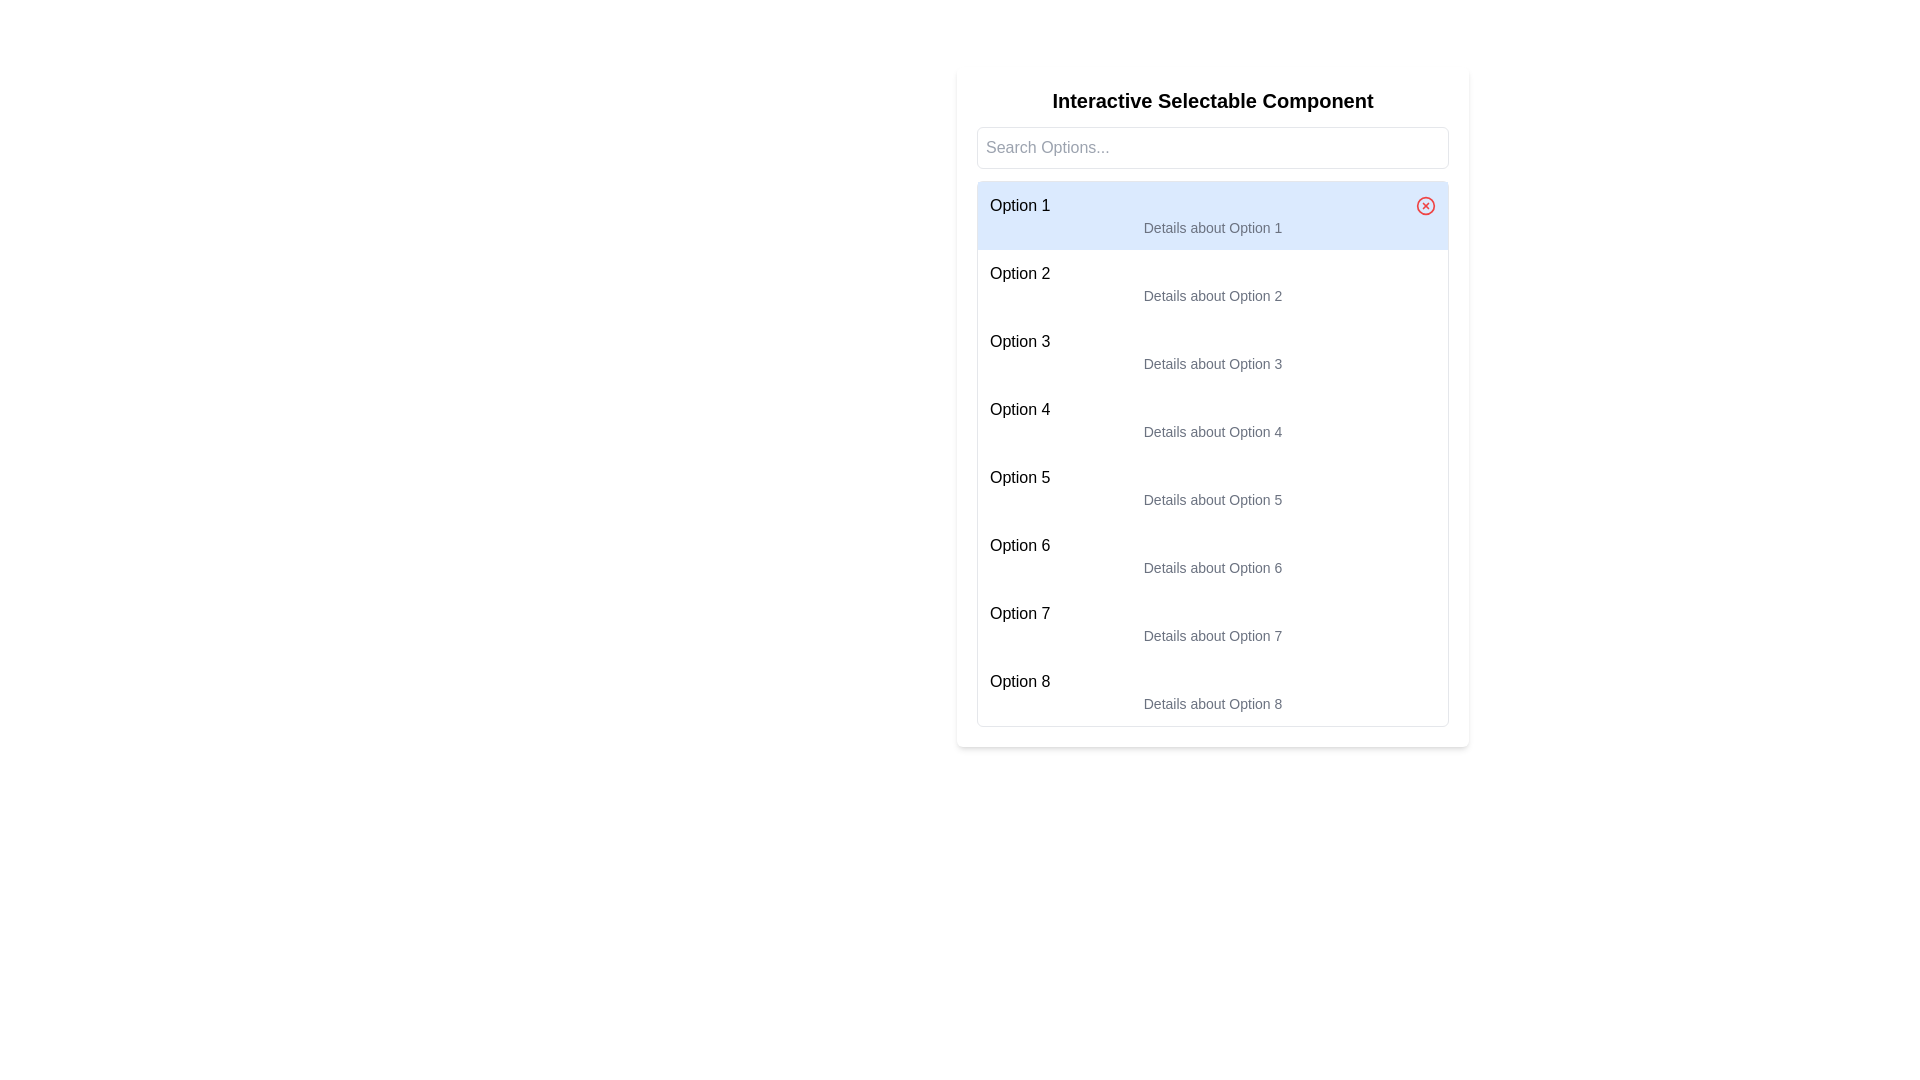 The width and height of the screenshot is (1920, 1080). I want to click on the list item containing bold text 'Option 2', so click(1212, 284).